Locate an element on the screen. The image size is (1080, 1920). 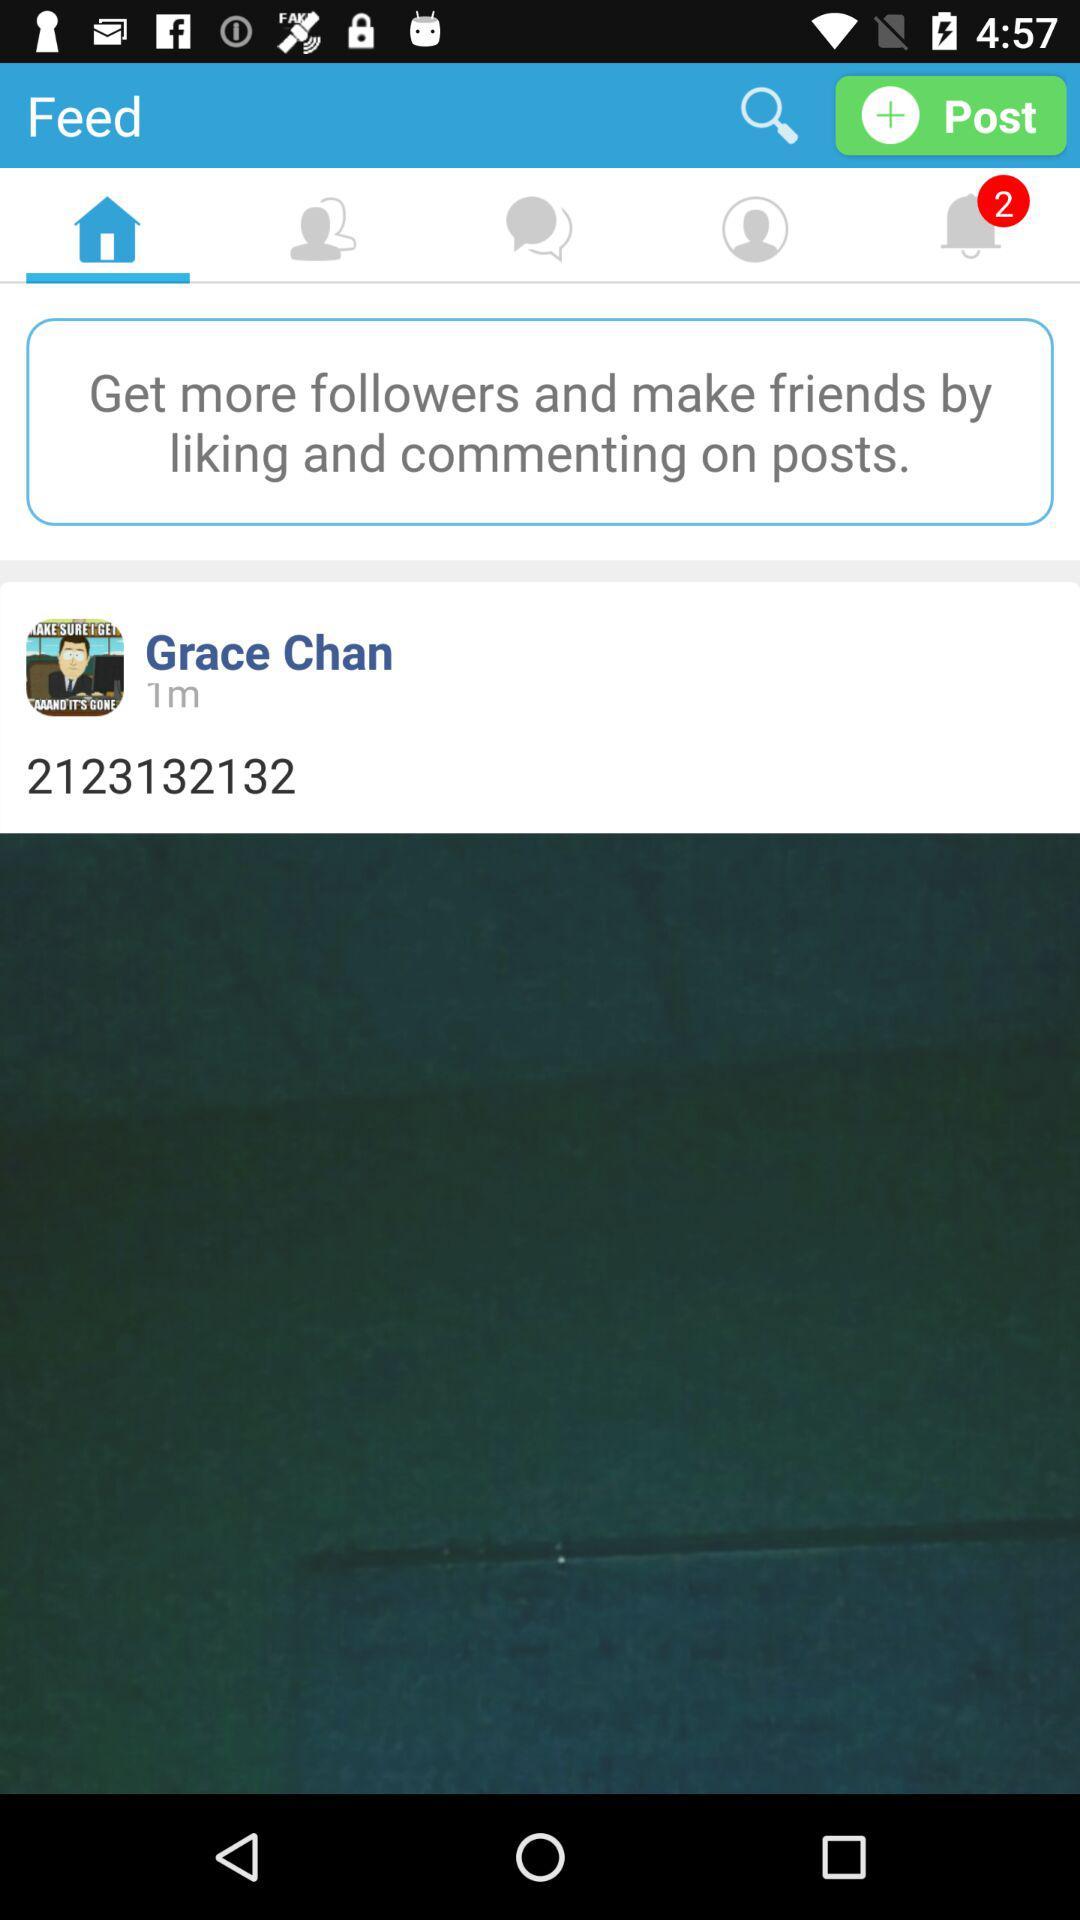
item below get more followers item is located at coordinates (268, 651).